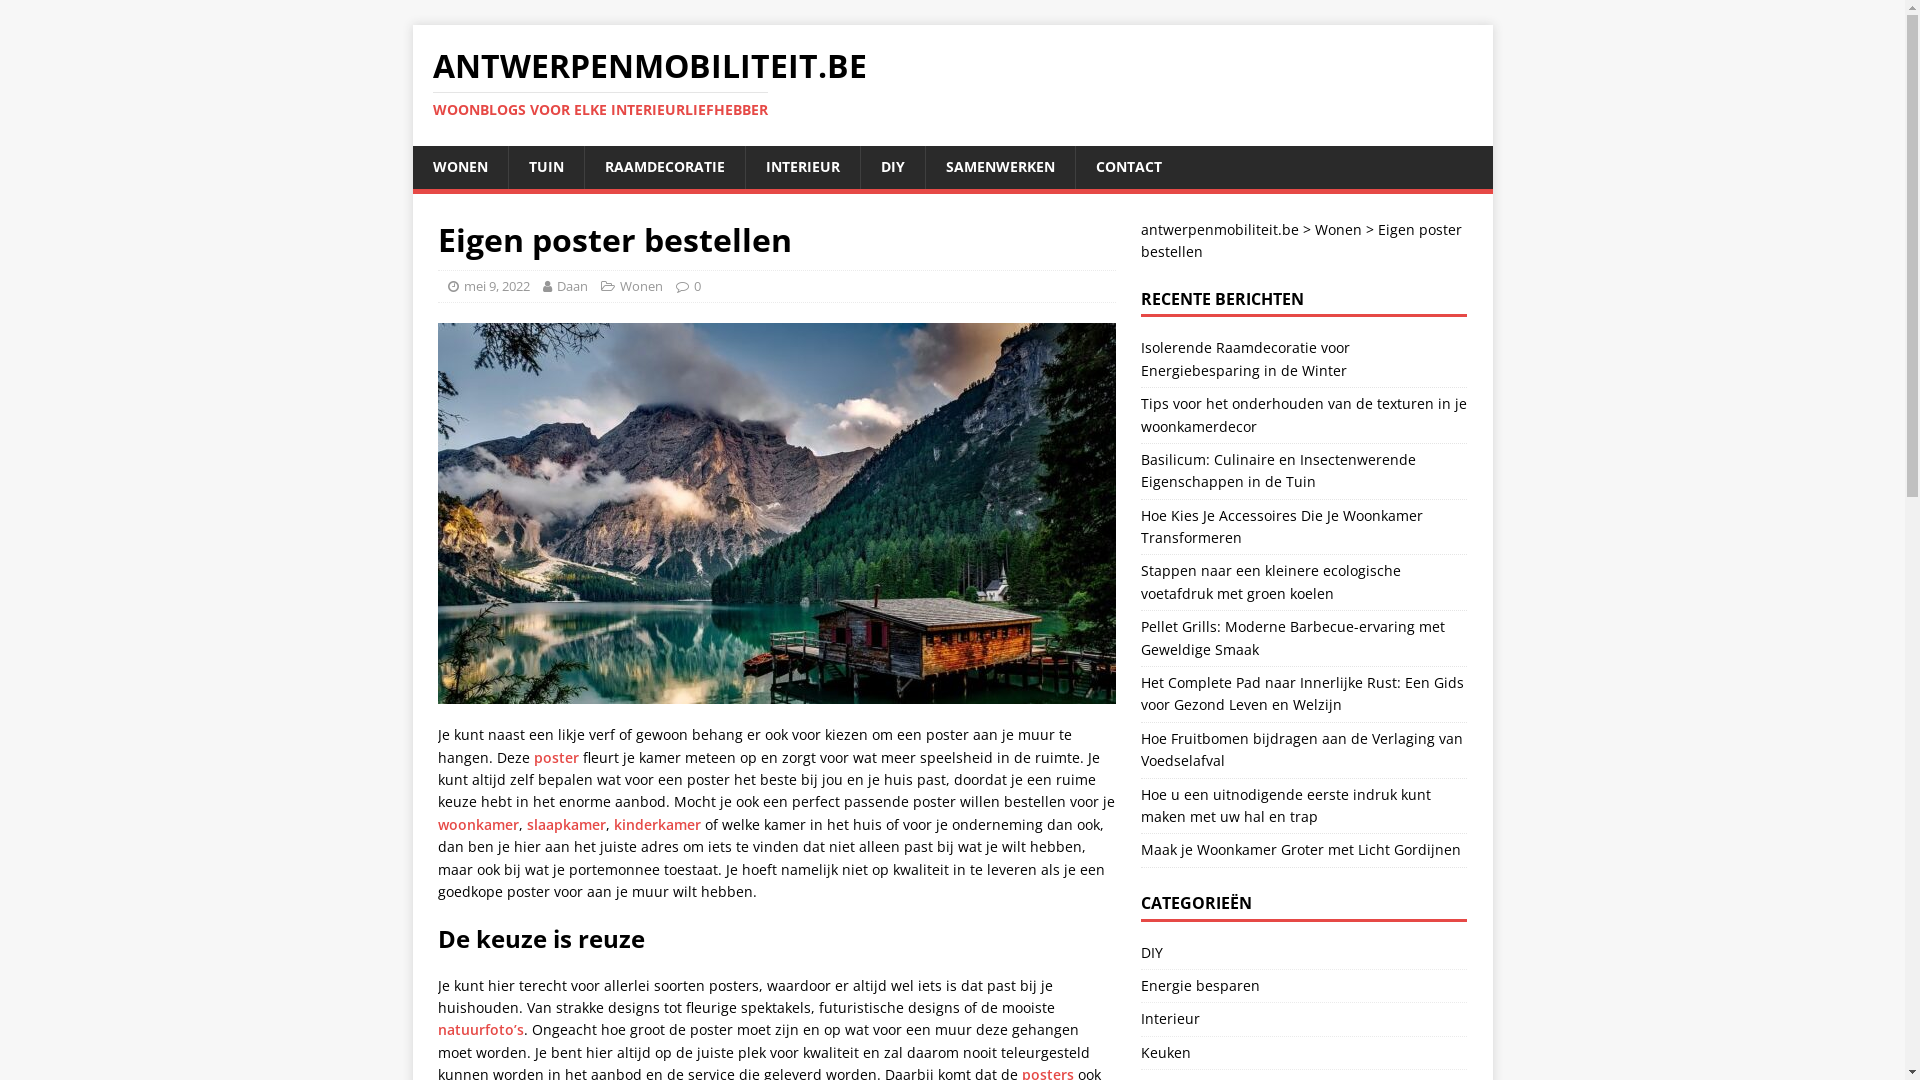 The width and height of the screenshot is (1920, 1080). What do you see at coordinates (1301, 239) in the screenshot?
I see `'Eigen poster bestellen'` at bounding box center [1301, 239].